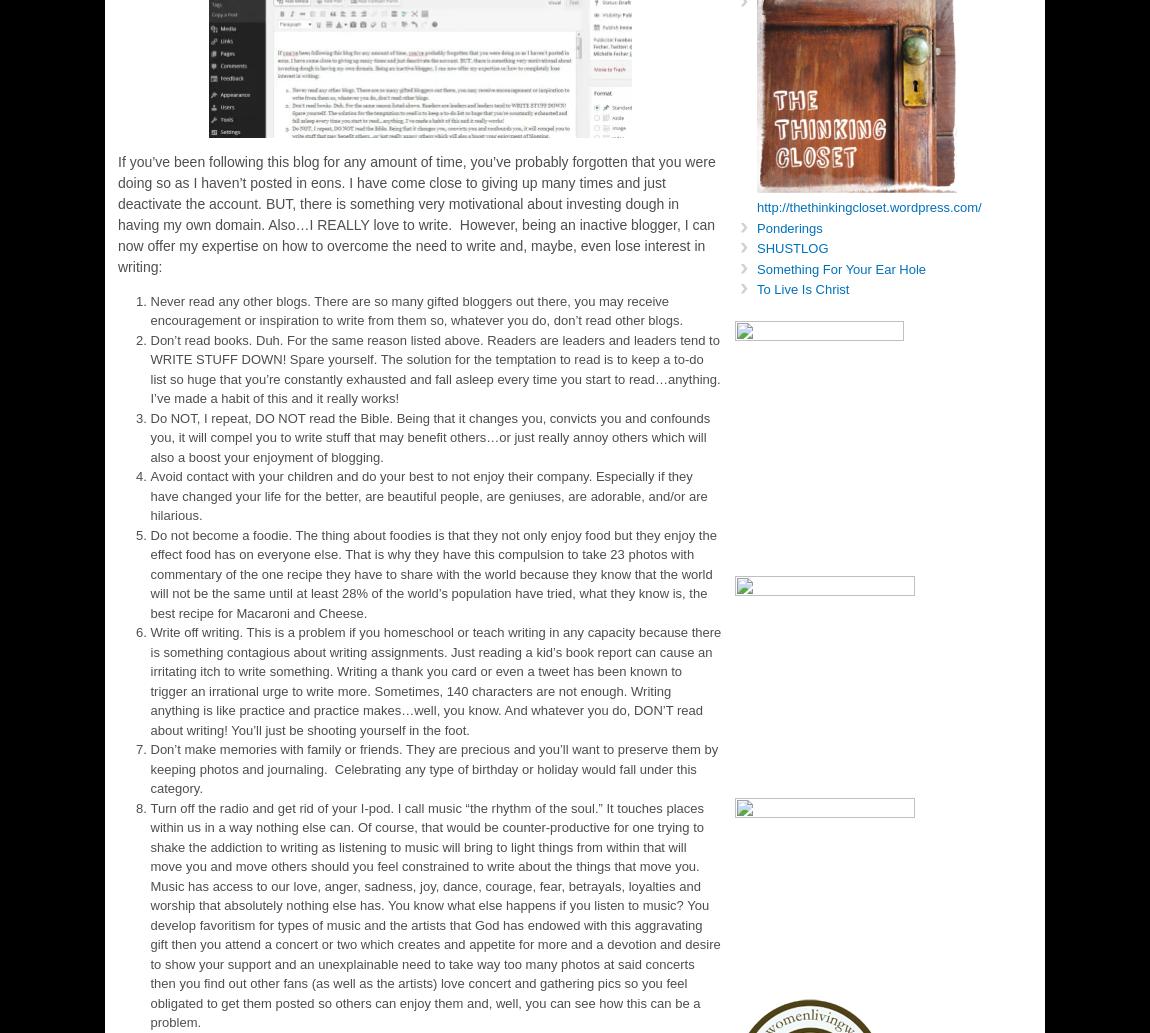 The width and height of the screenshot is (1150, 1033). What do you see at coordinates (791, 247) in the screenshot?
I see `'SHUSTLOG'` at bounding box center [791, 247].